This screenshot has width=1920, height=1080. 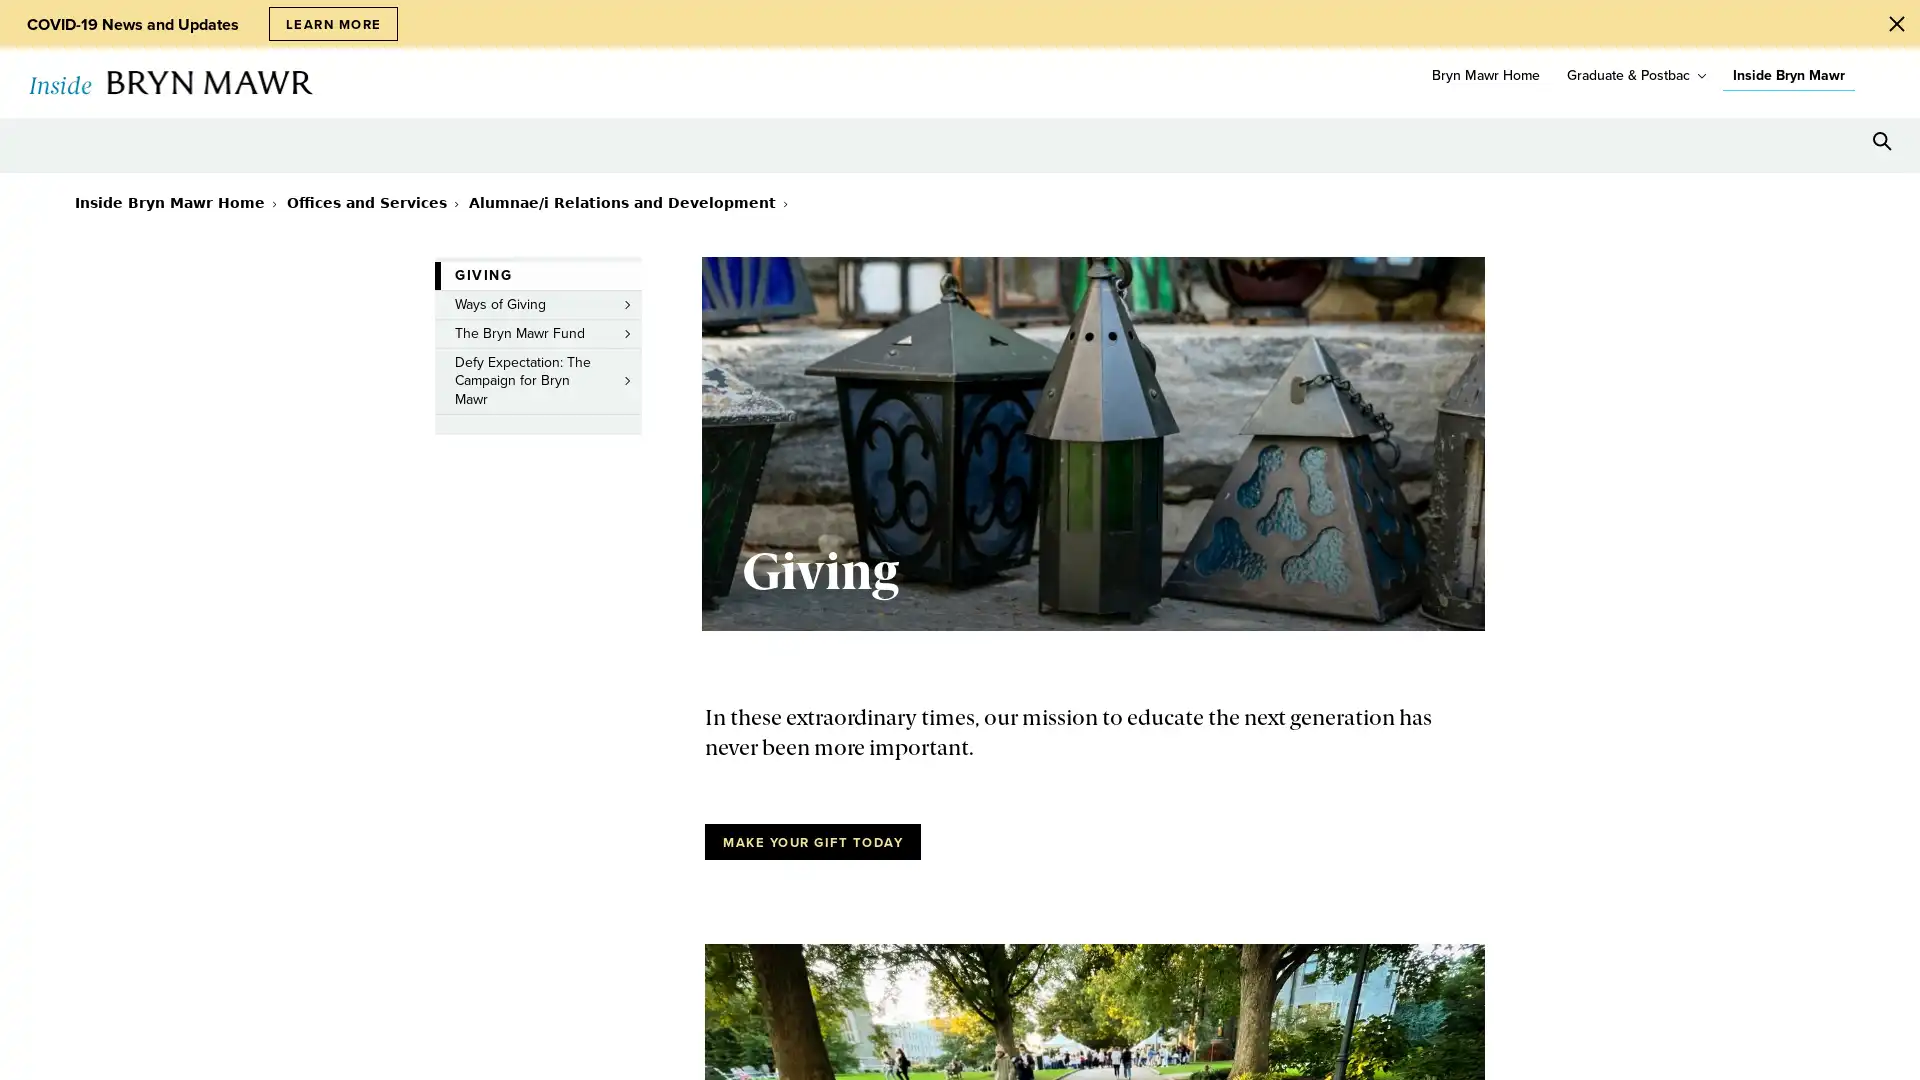 What do you see at coordinates (1733, 139) in the screenshot?
I see `Open Location menu` at bounding box center [1733, 139].